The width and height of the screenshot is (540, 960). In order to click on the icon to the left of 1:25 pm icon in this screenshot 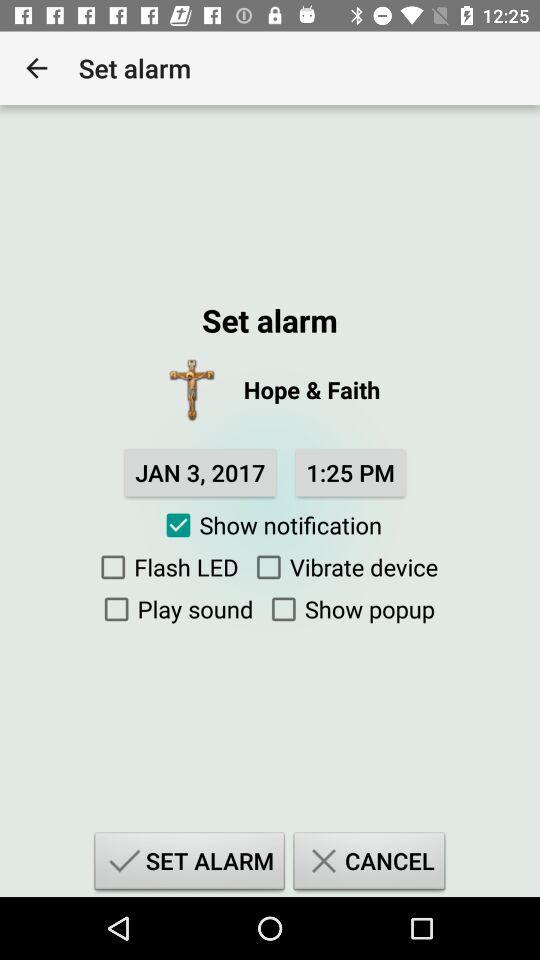, I will do `click(200, 472)`.